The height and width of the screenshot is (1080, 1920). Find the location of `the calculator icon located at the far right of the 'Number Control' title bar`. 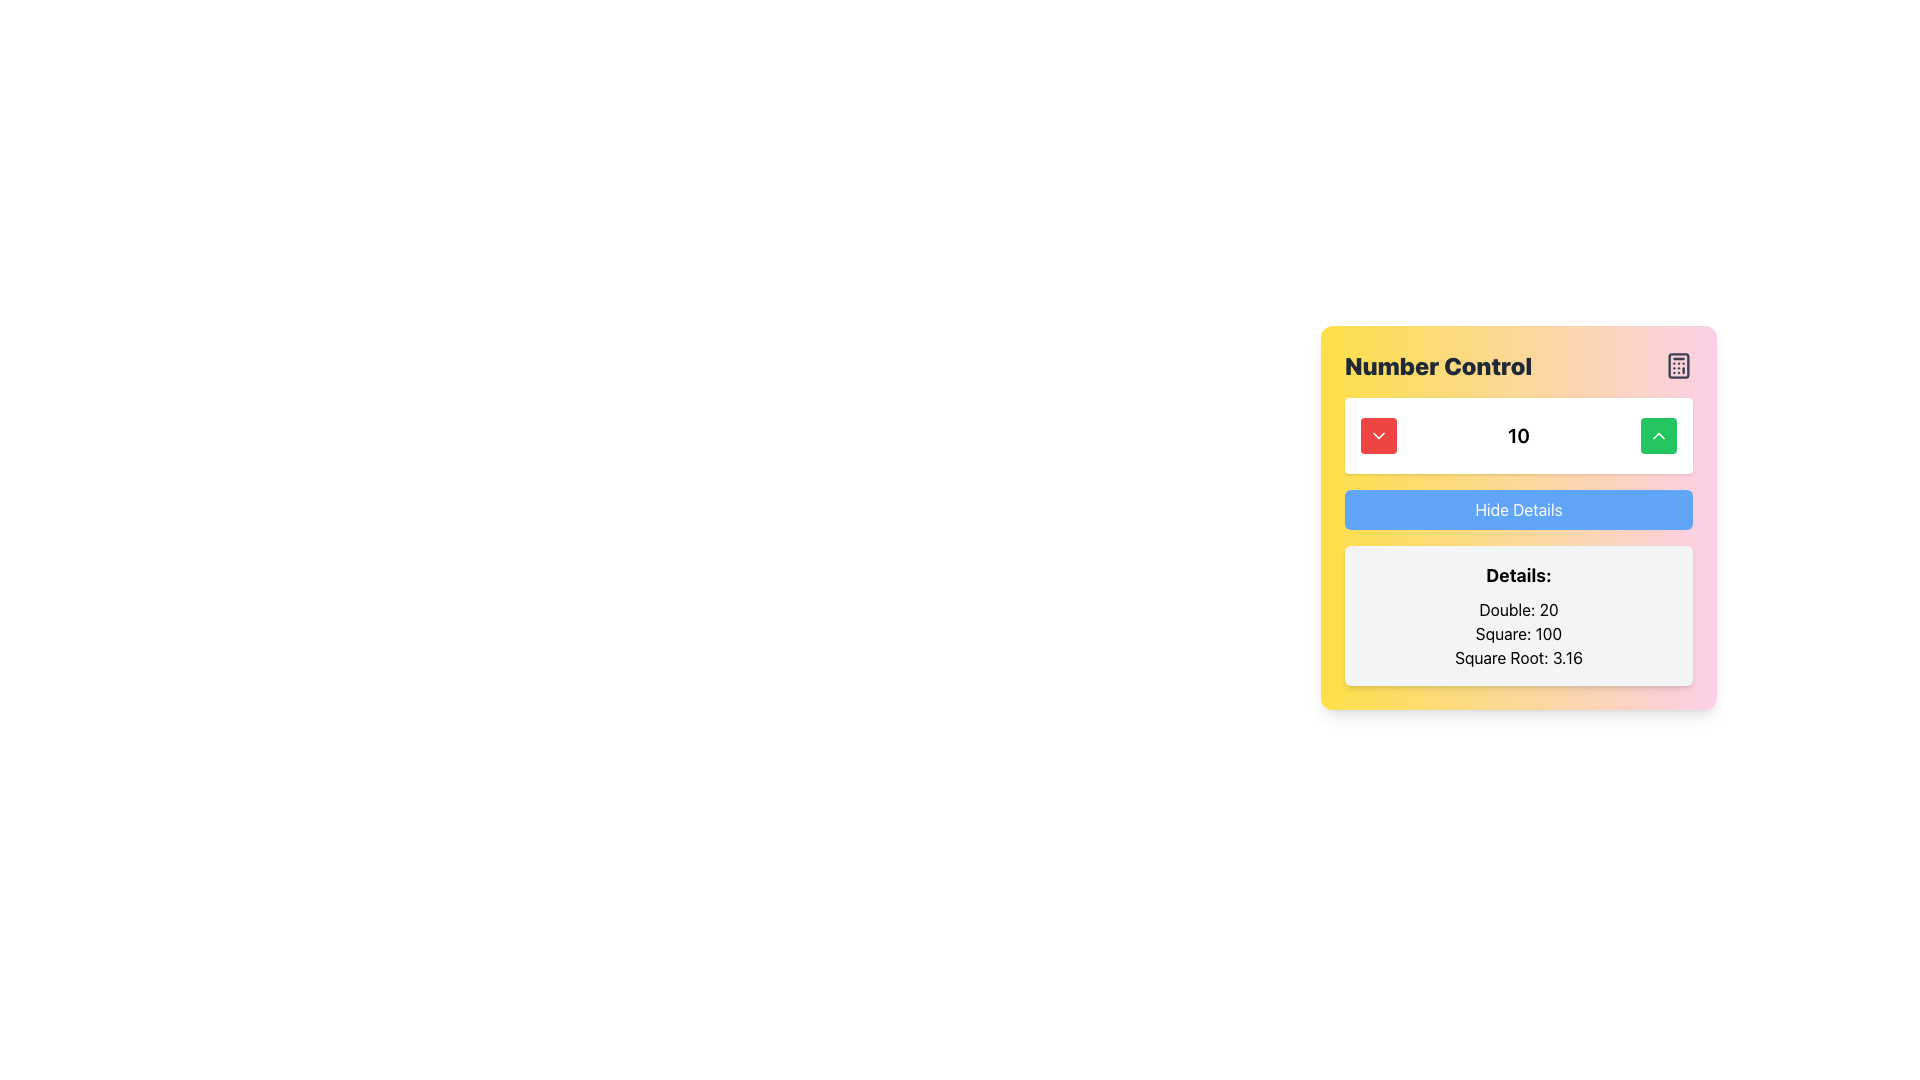

the calculator icon located at the far right of the 'Number Control' title bar is located at coordinates (1679, 366).